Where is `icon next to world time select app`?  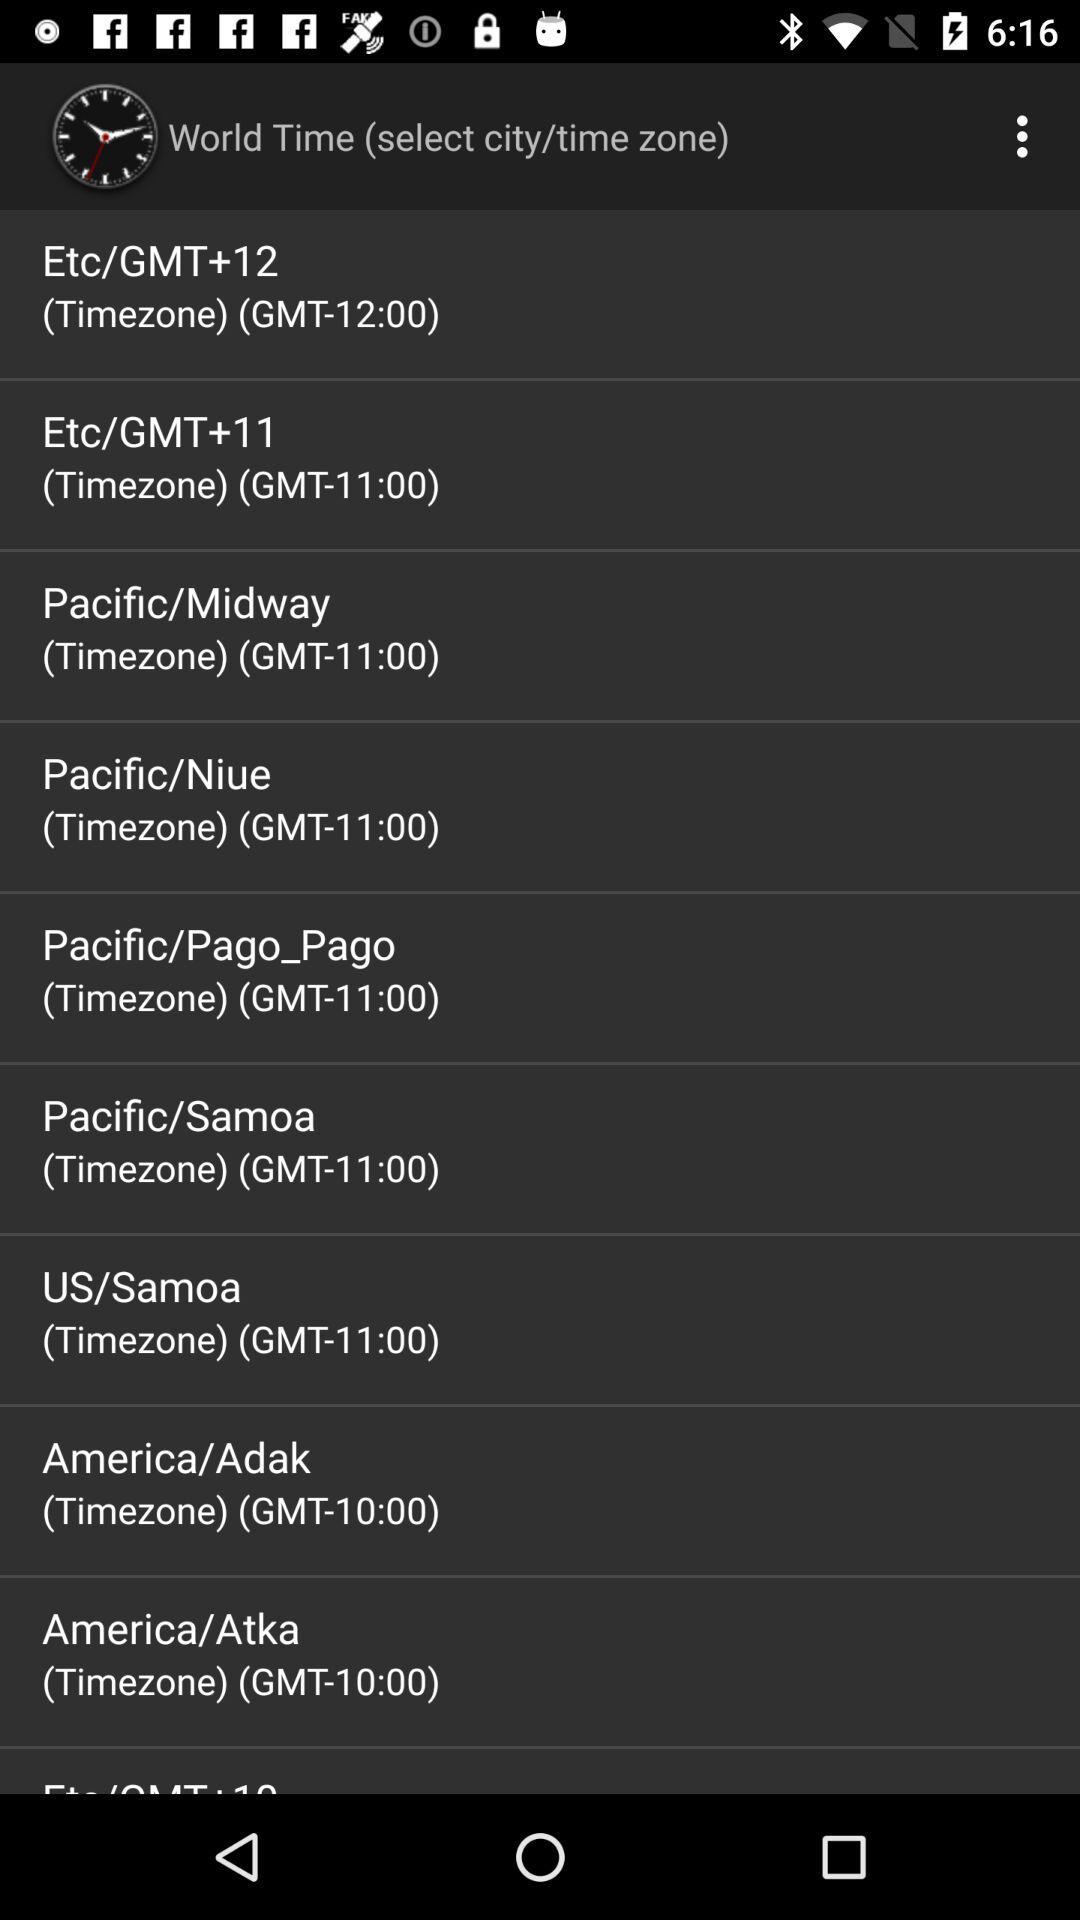 icon next to world time select app is located at coordinates (1027, 135).